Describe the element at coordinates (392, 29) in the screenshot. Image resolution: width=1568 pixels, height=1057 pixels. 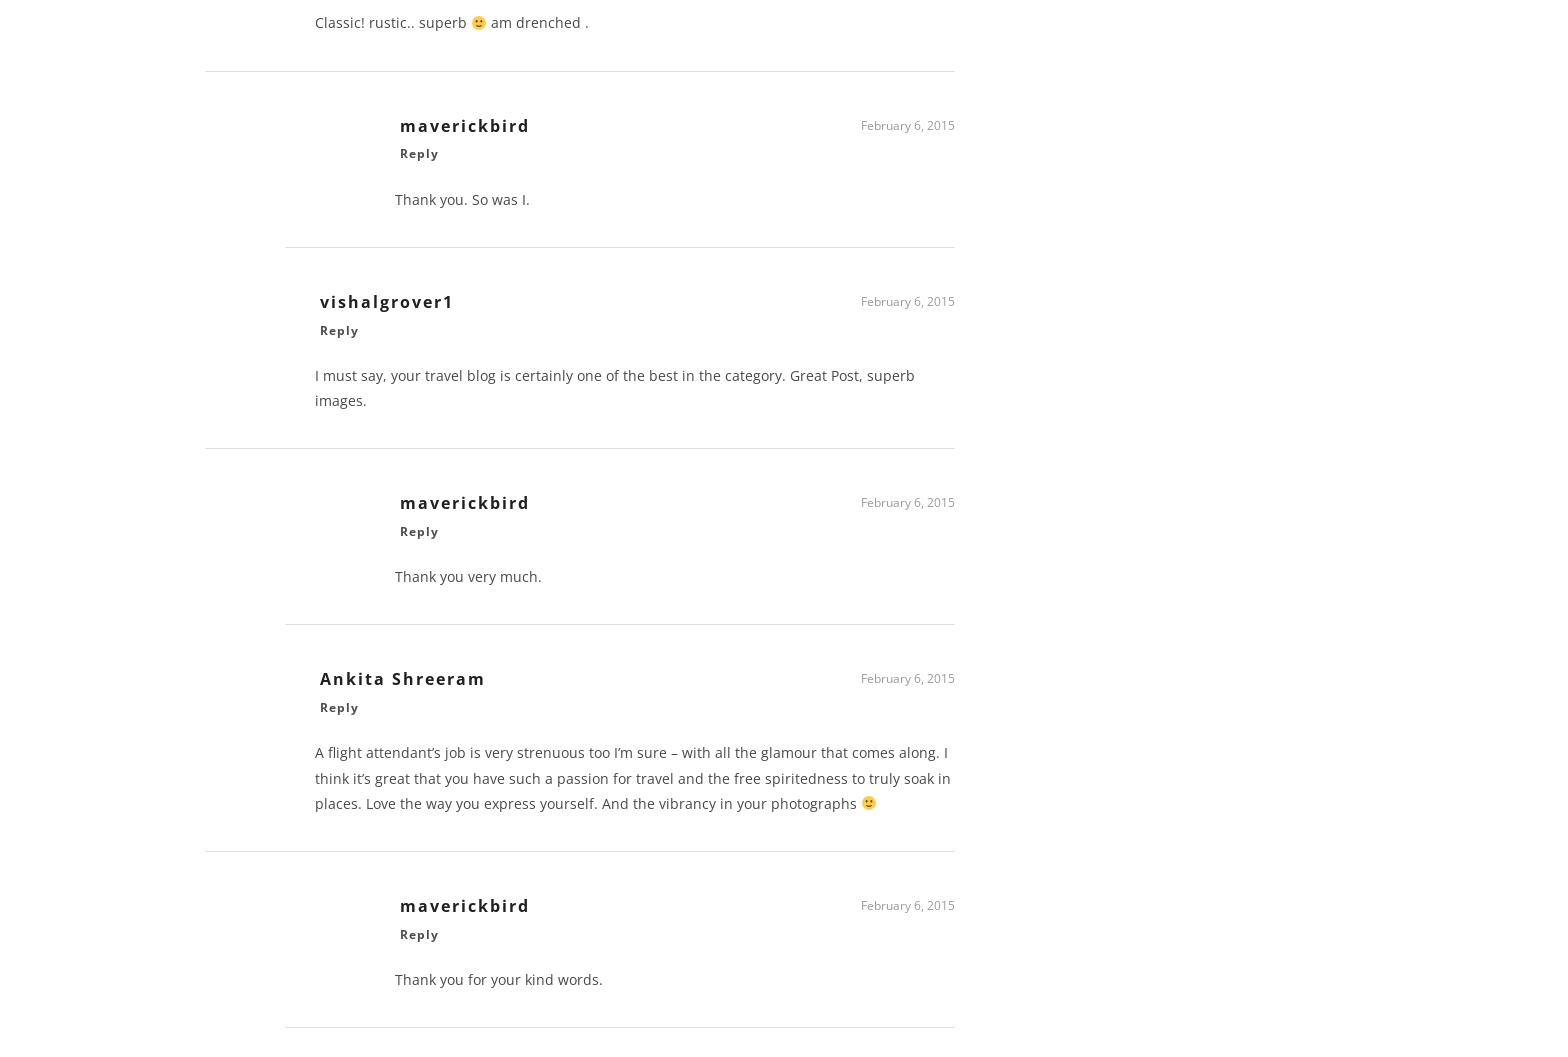
I see `'Classic! rustic.. superb'` at that location.